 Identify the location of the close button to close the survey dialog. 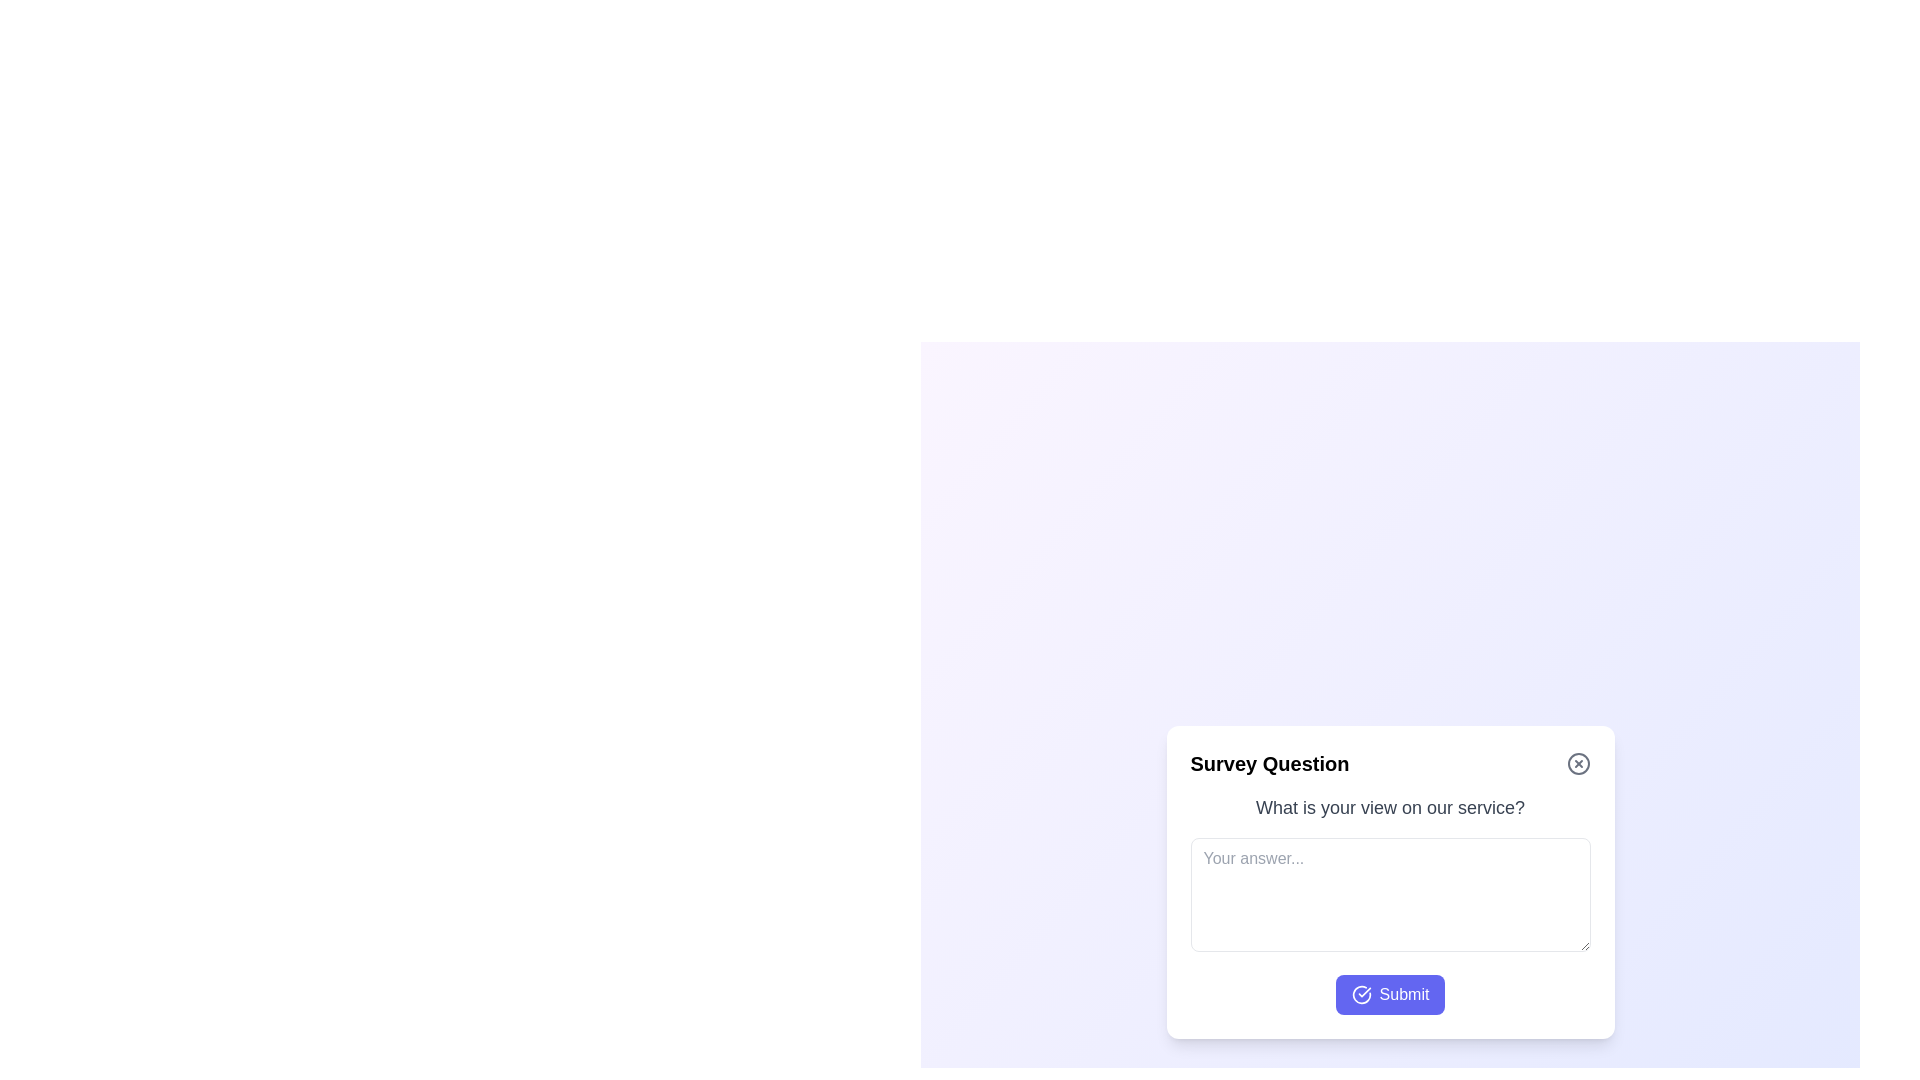
(1577, 763).